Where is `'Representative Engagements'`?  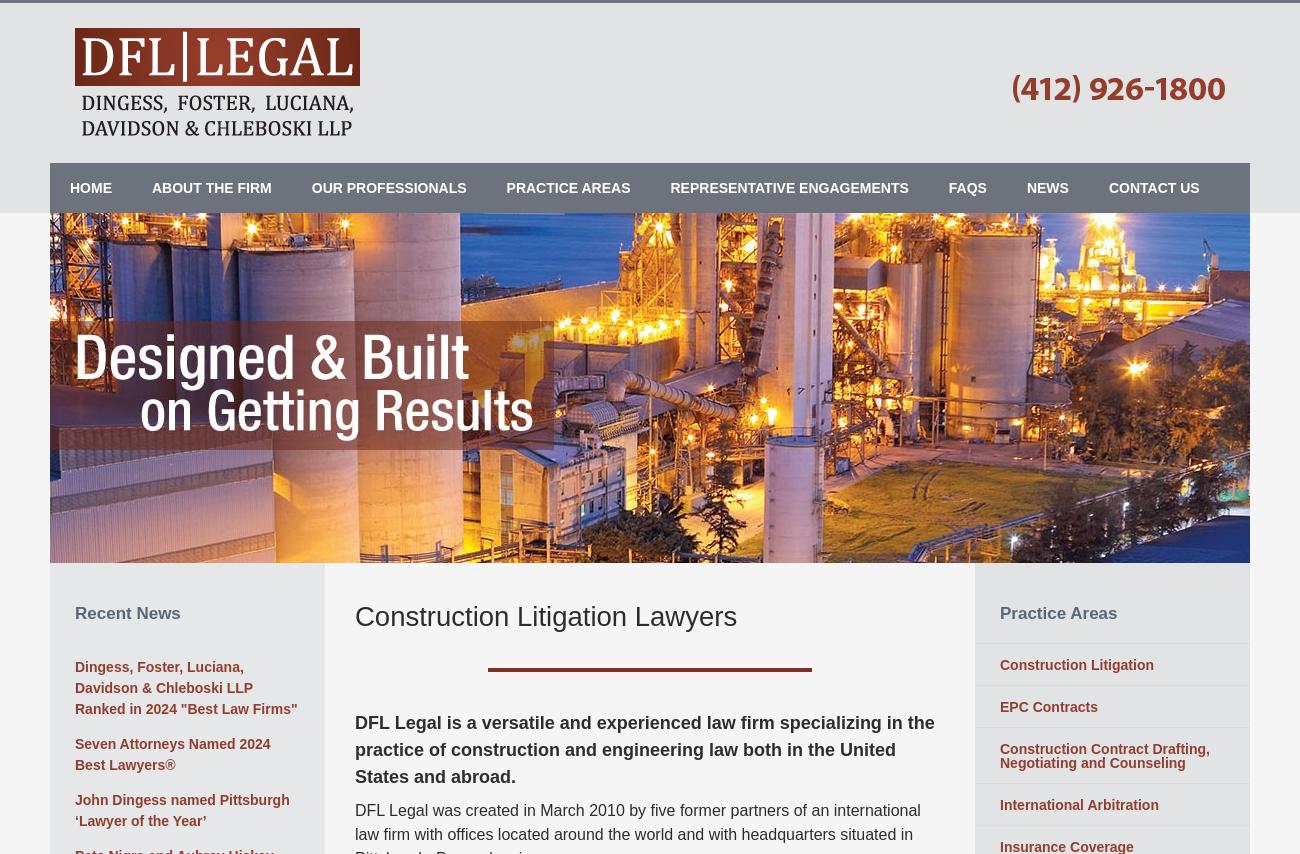 'Representative Engagements' is located at coordinates (669, 186).